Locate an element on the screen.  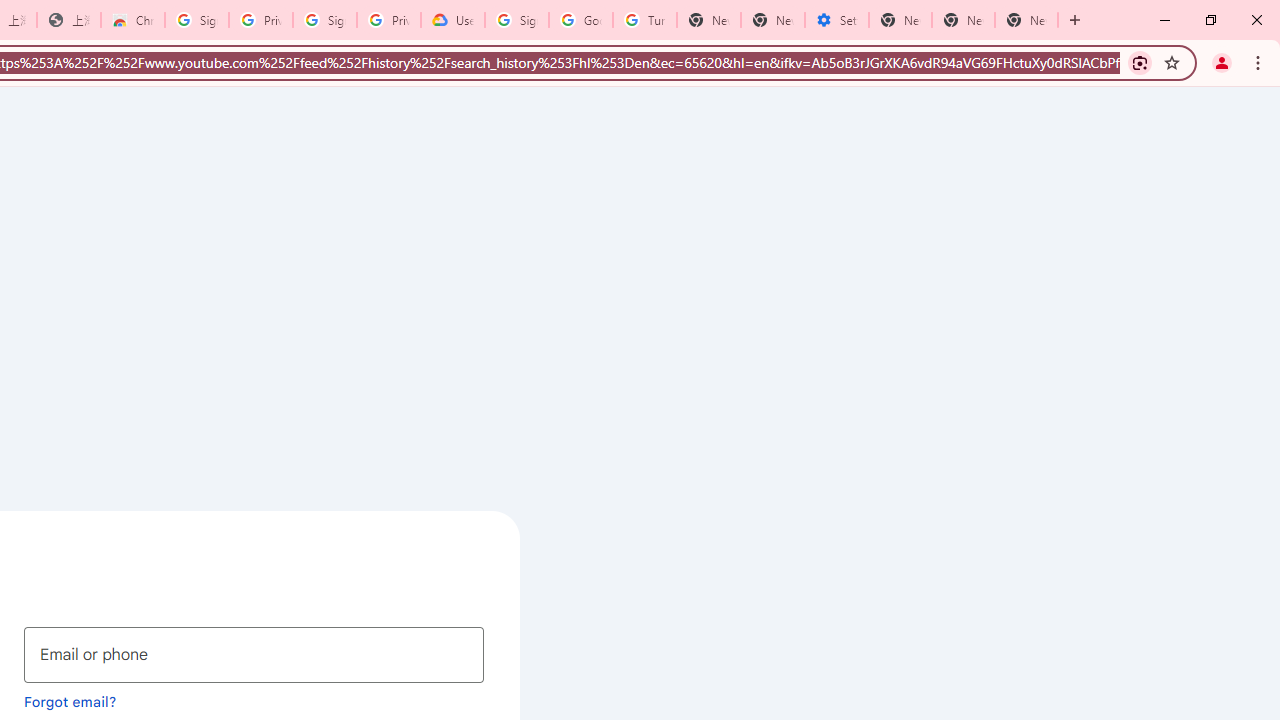
'Settings - System' is located at coordinates (837, 20).